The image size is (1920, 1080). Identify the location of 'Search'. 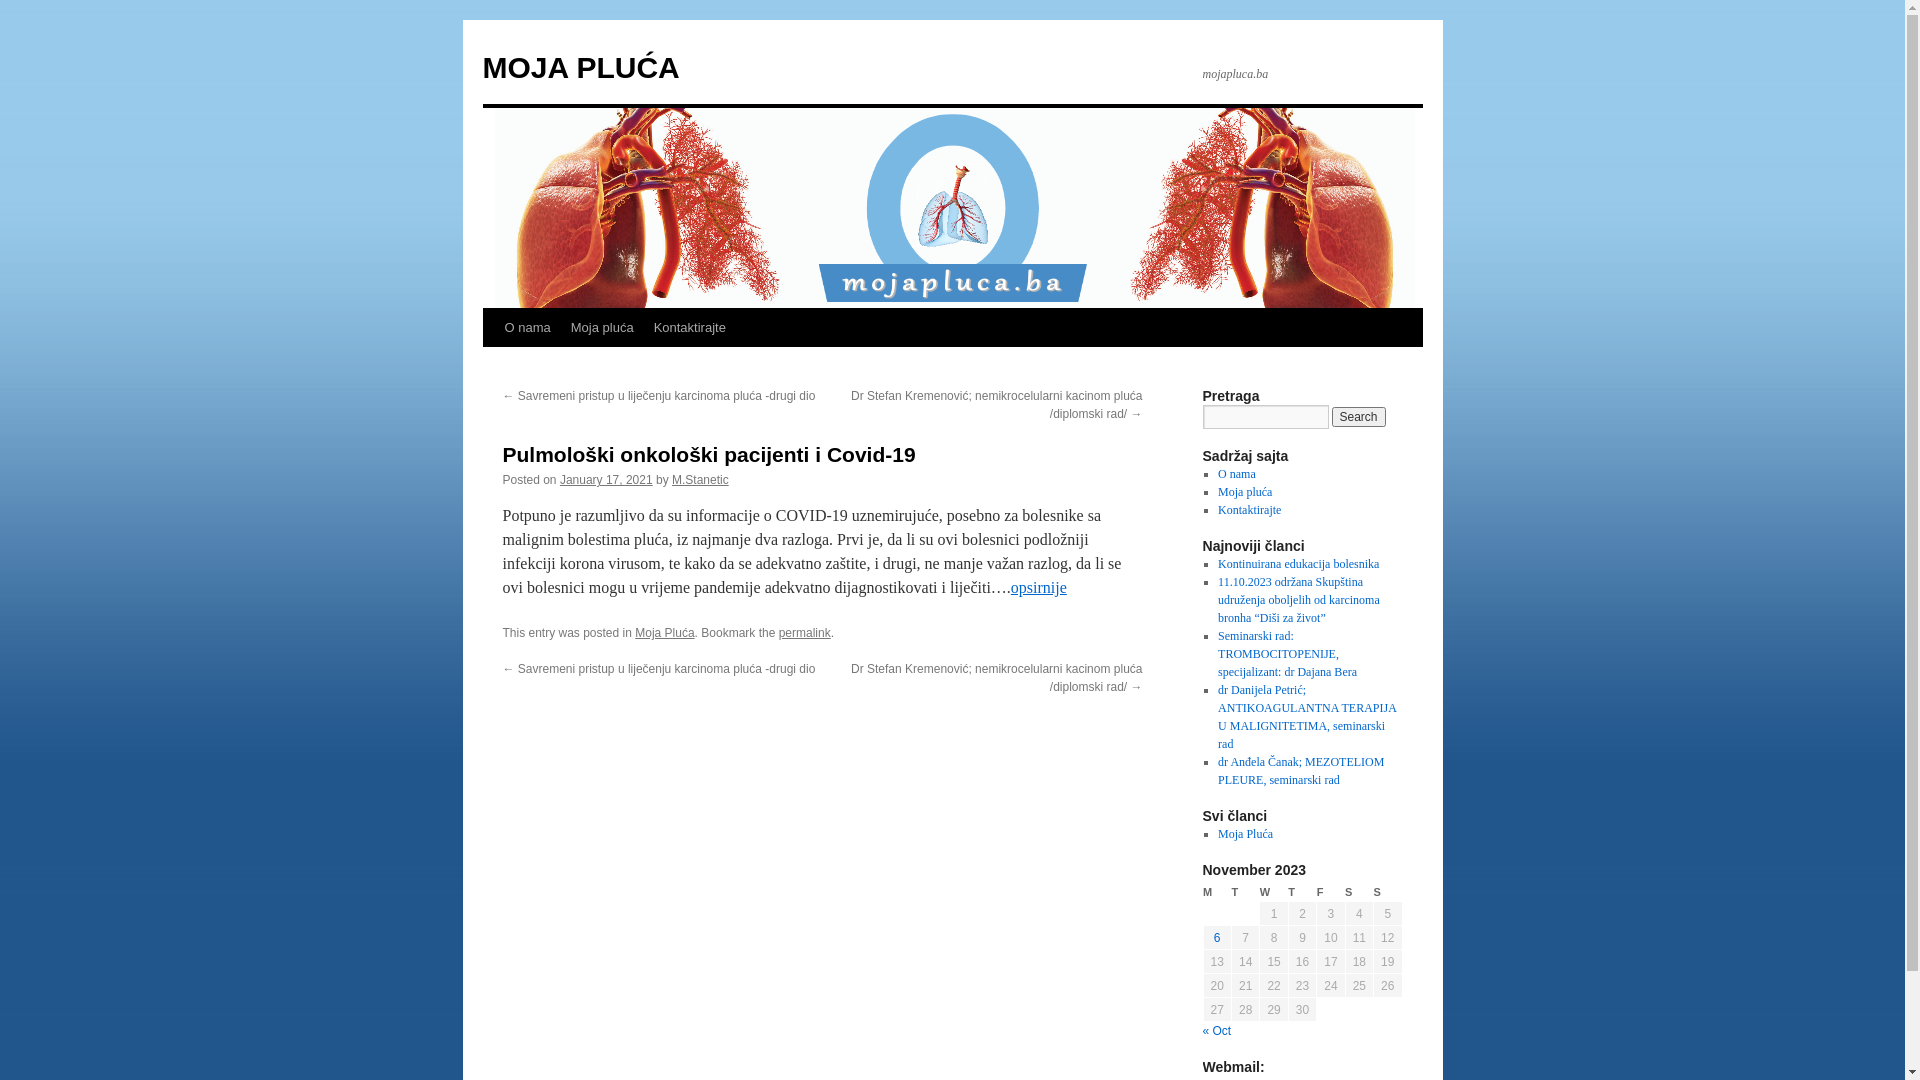
(1331, 415).